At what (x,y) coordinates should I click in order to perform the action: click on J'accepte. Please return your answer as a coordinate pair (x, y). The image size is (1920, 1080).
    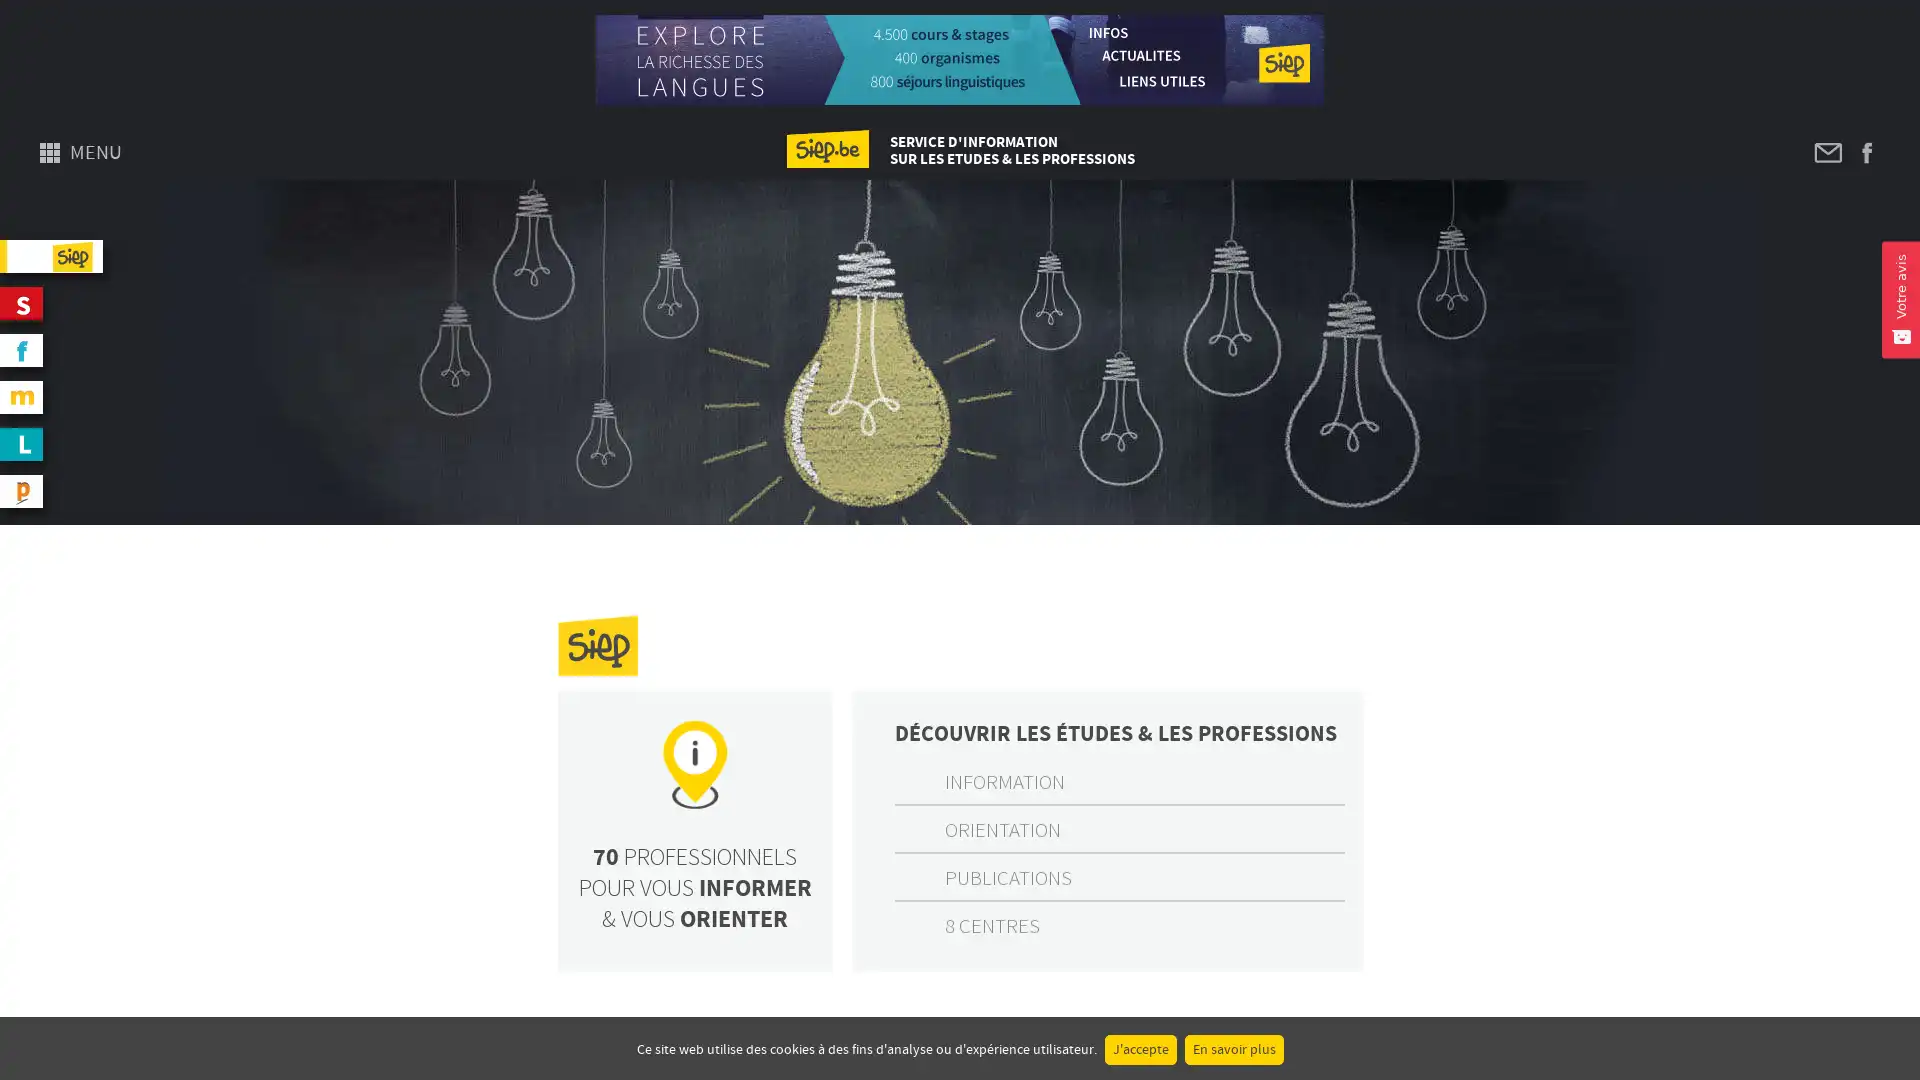
    Looking at the image, I should click on (1140, 1048).